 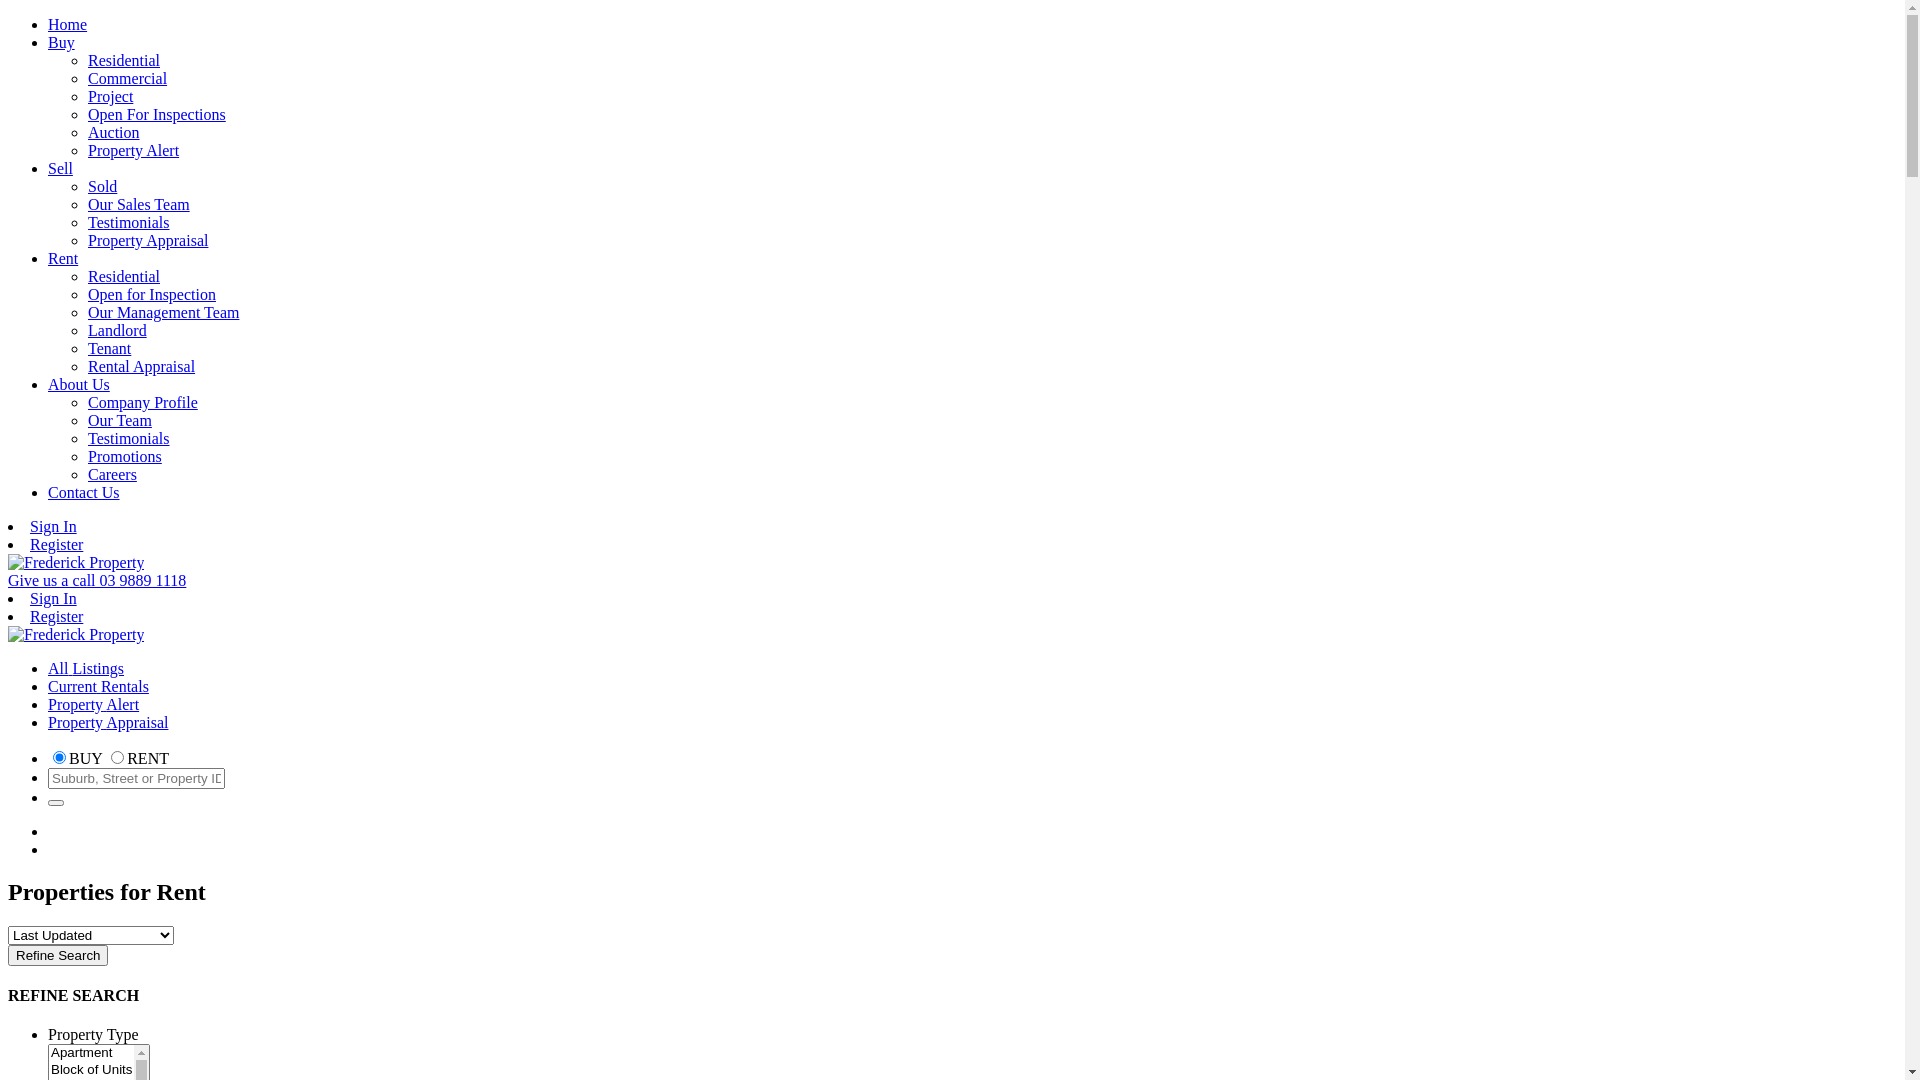 I want to click on 'Auction', so click(x=113, y=132).